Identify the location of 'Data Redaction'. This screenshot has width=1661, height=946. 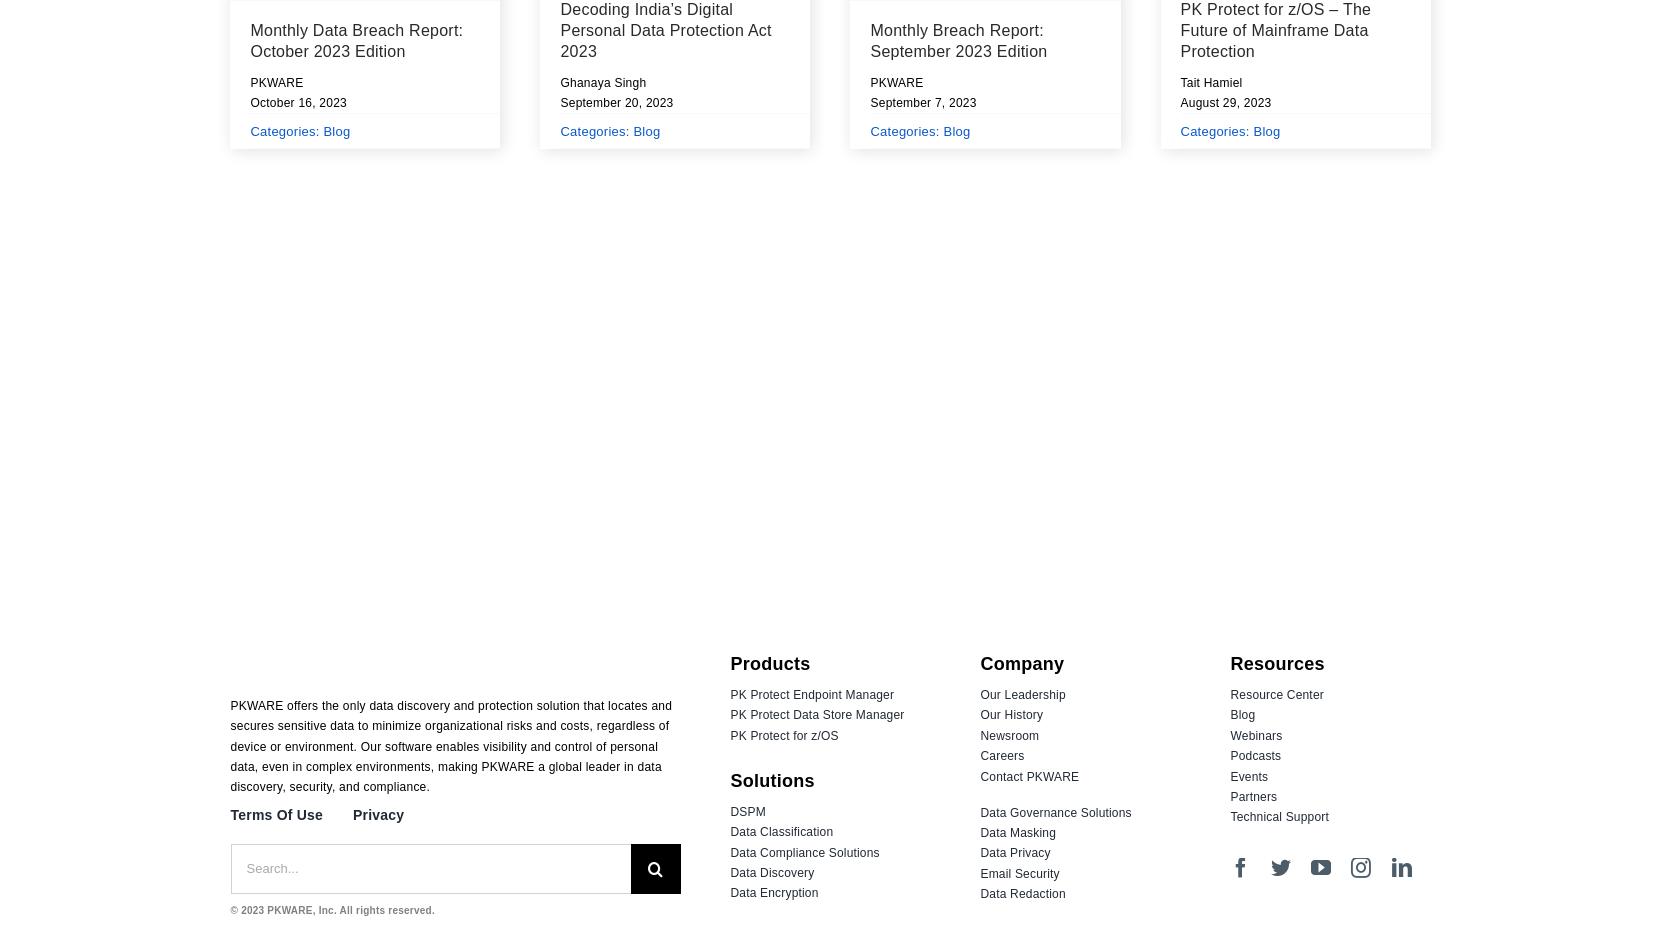
(978, 892).